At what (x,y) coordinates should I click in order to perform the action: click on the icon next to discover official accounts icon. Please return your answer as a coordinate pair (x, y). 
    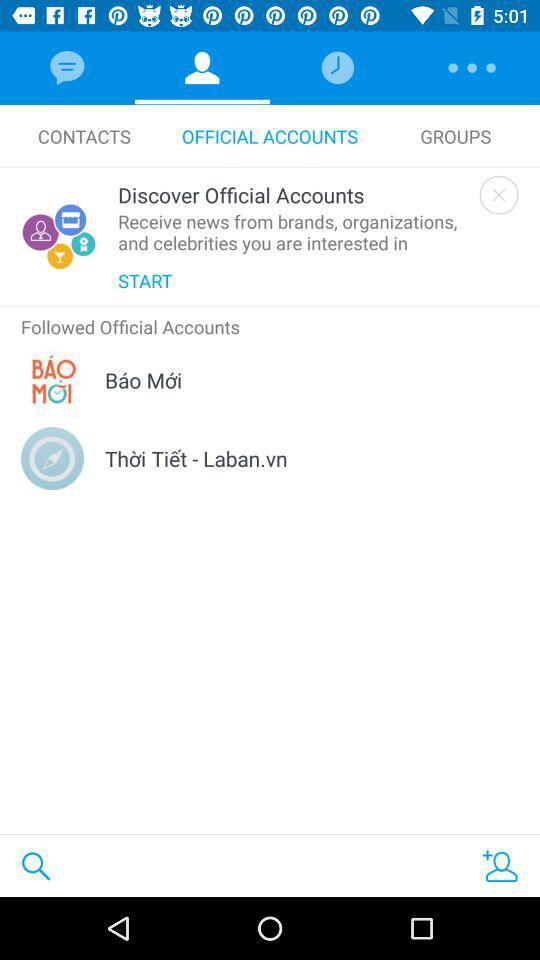
    Looking at the image, I should click on (498, 195).